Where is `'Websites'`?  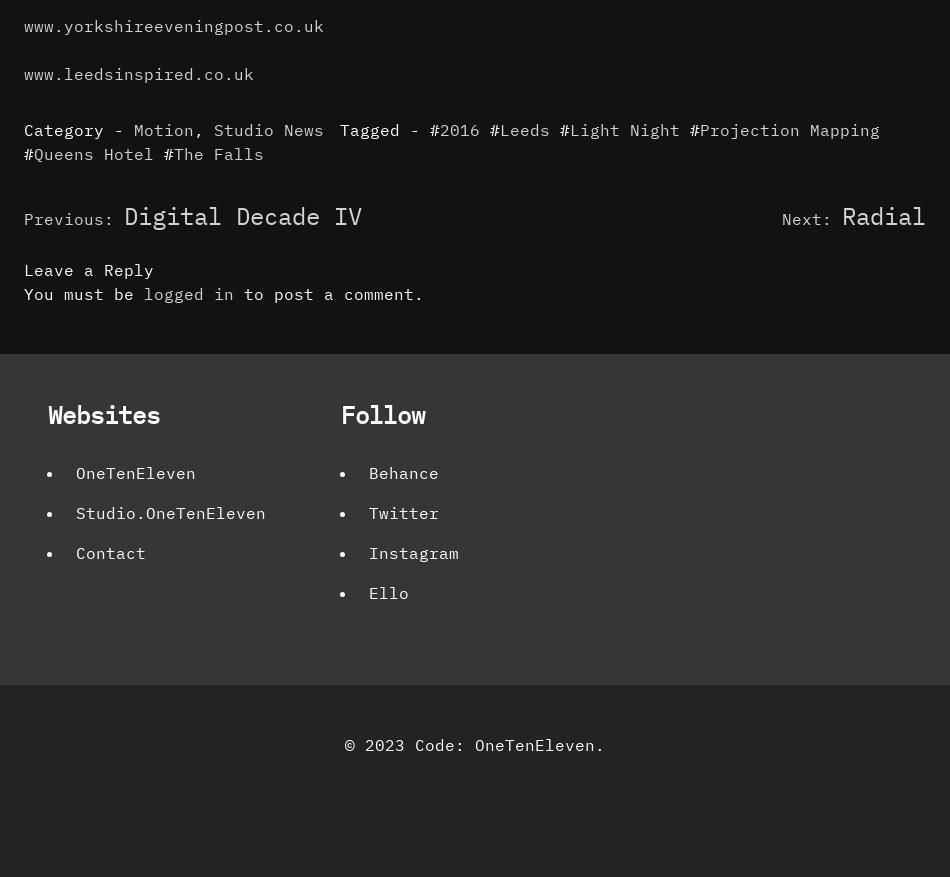 'Websites' is located at coordinates (104, 413).